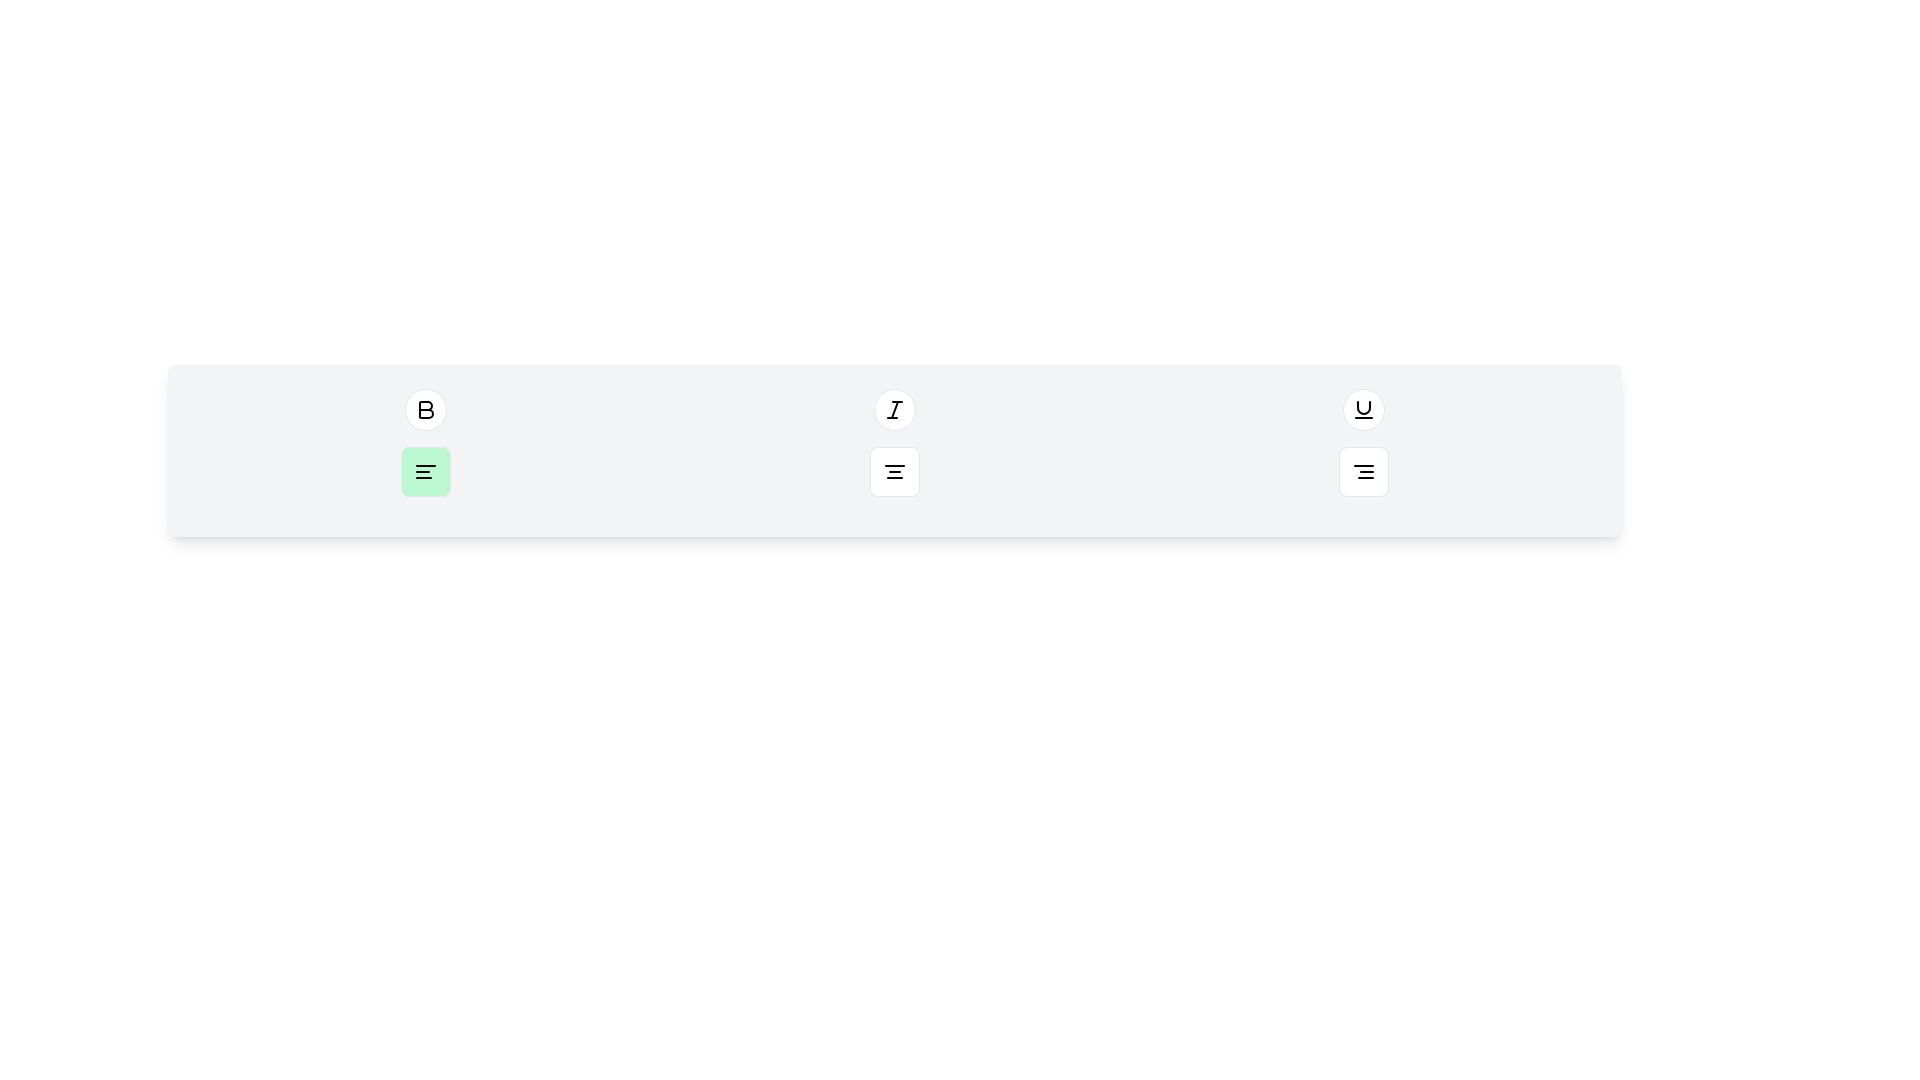  I want to click on the circular button with a white background and a black underline icon to apply underline formatting, so click(1362, 408).